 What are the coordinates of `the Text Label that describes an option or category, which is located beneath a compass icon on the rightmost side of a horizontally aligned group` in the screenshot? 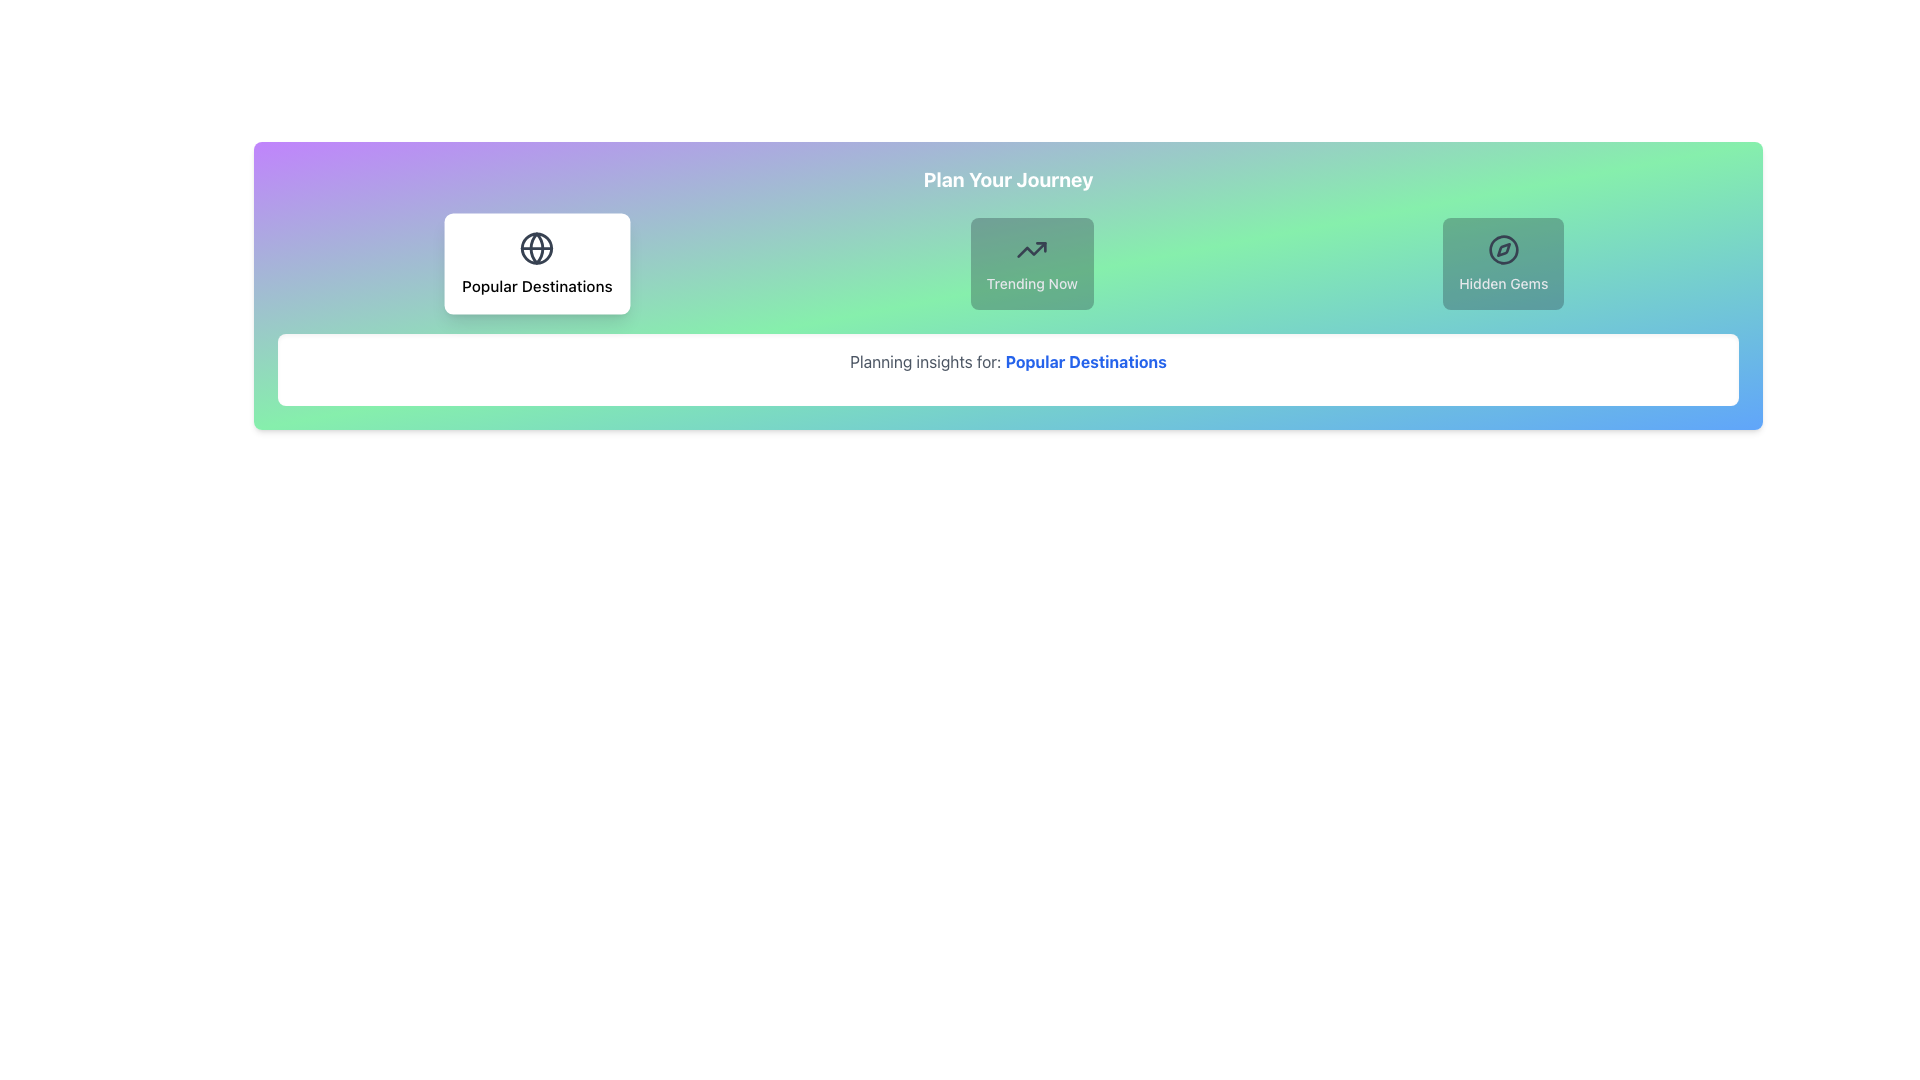 It's located at (1503, 284).